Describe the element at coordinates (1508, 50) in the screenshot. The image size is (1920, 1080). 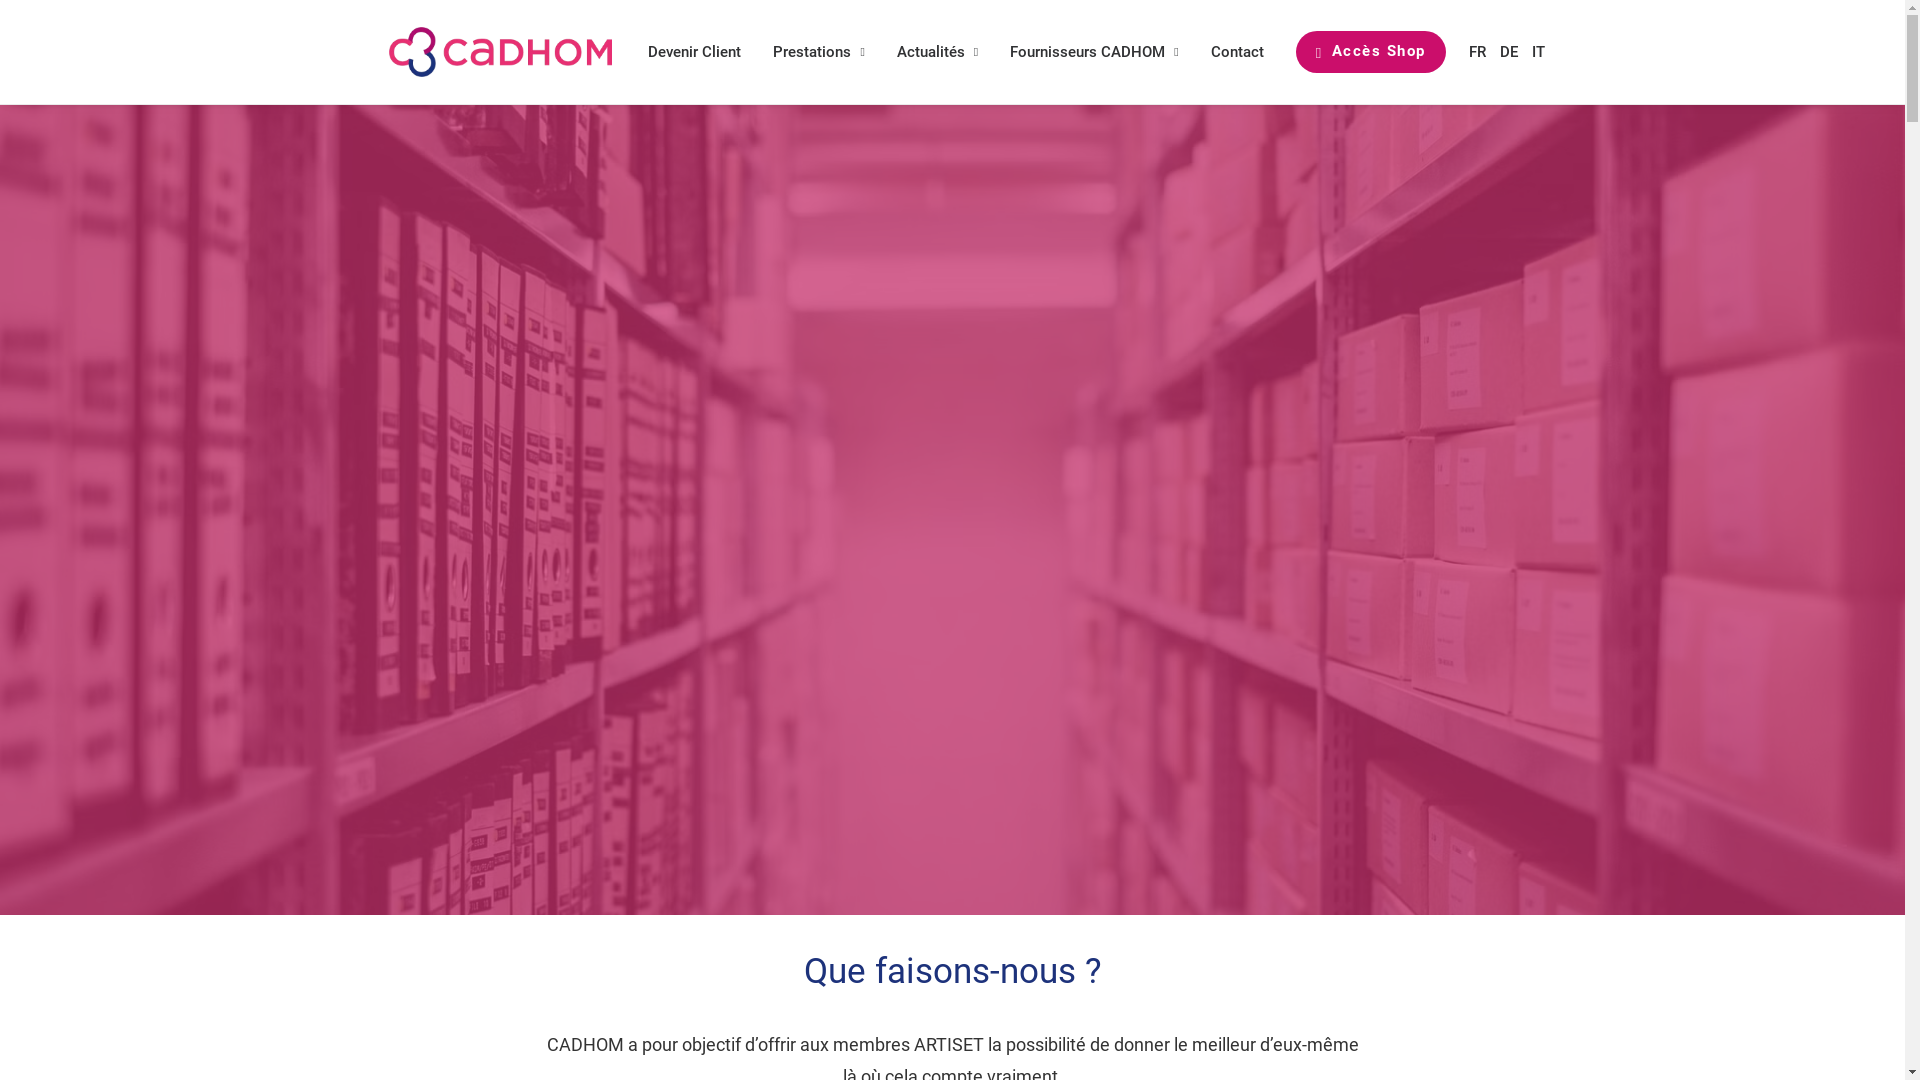
I see `'DE'` at that location.